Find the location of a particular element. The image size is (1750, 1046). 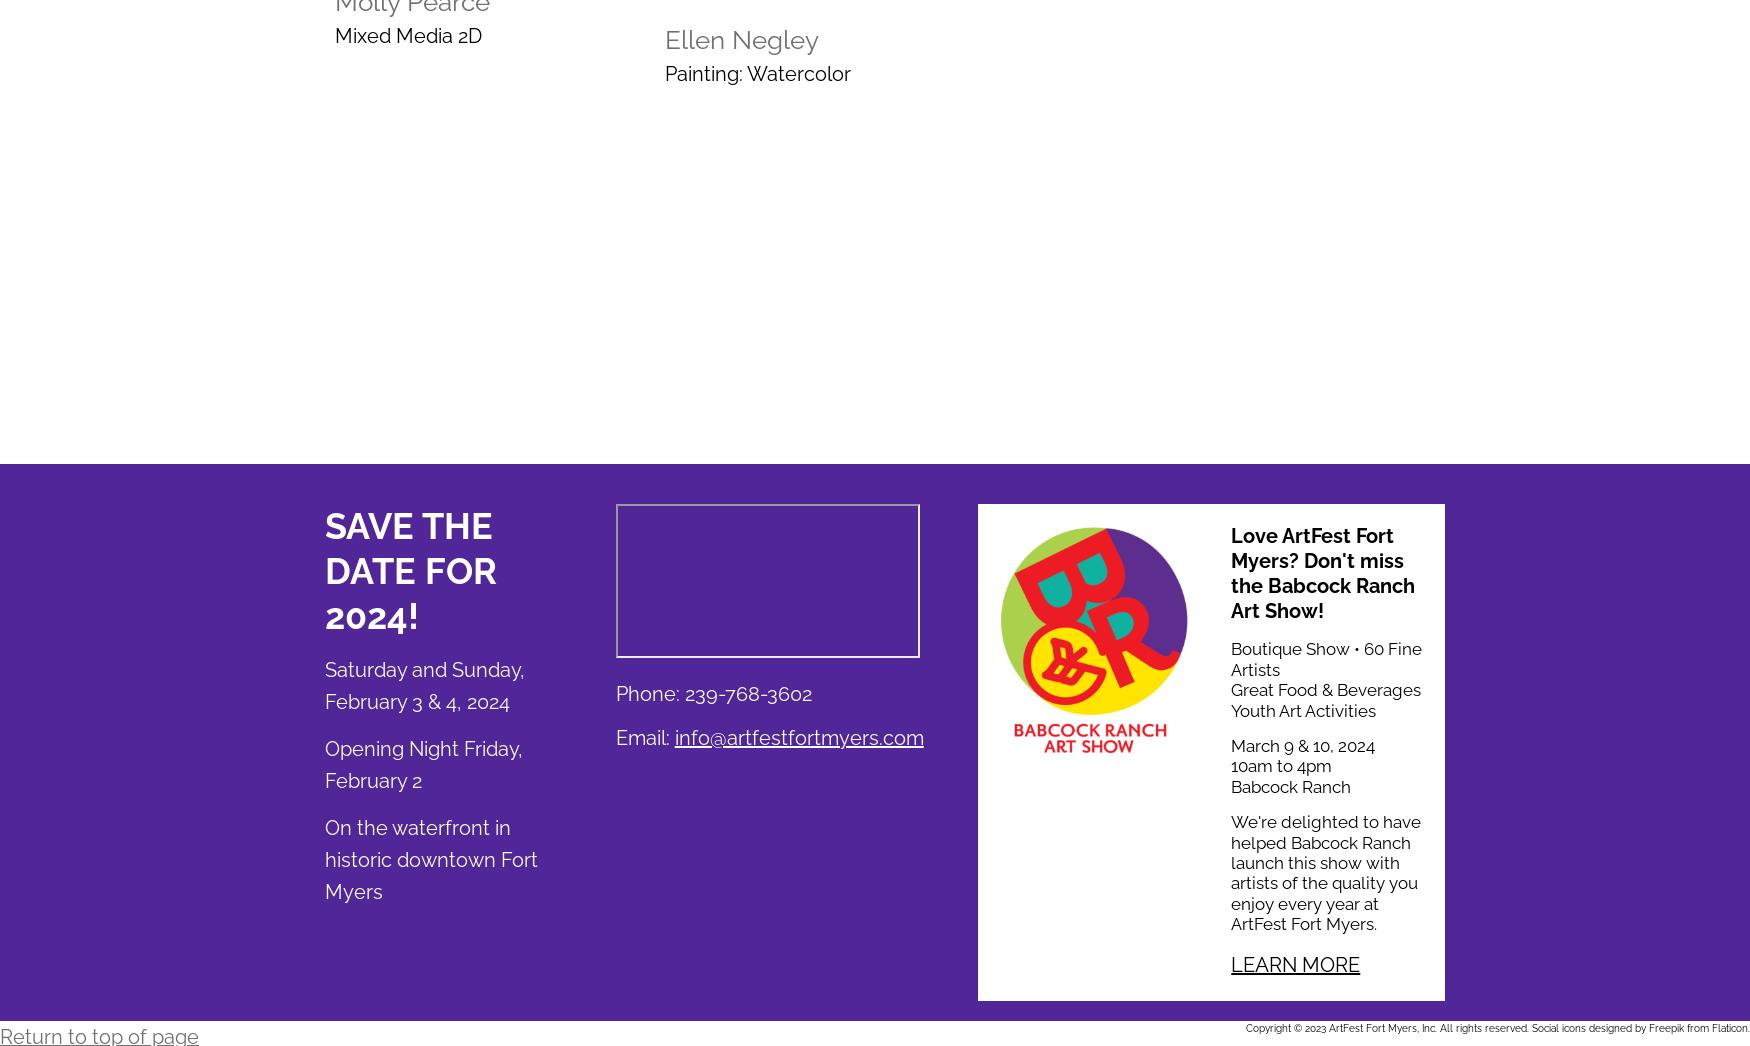

'Babcock Ranch' is located at coordinates (1289, 785).